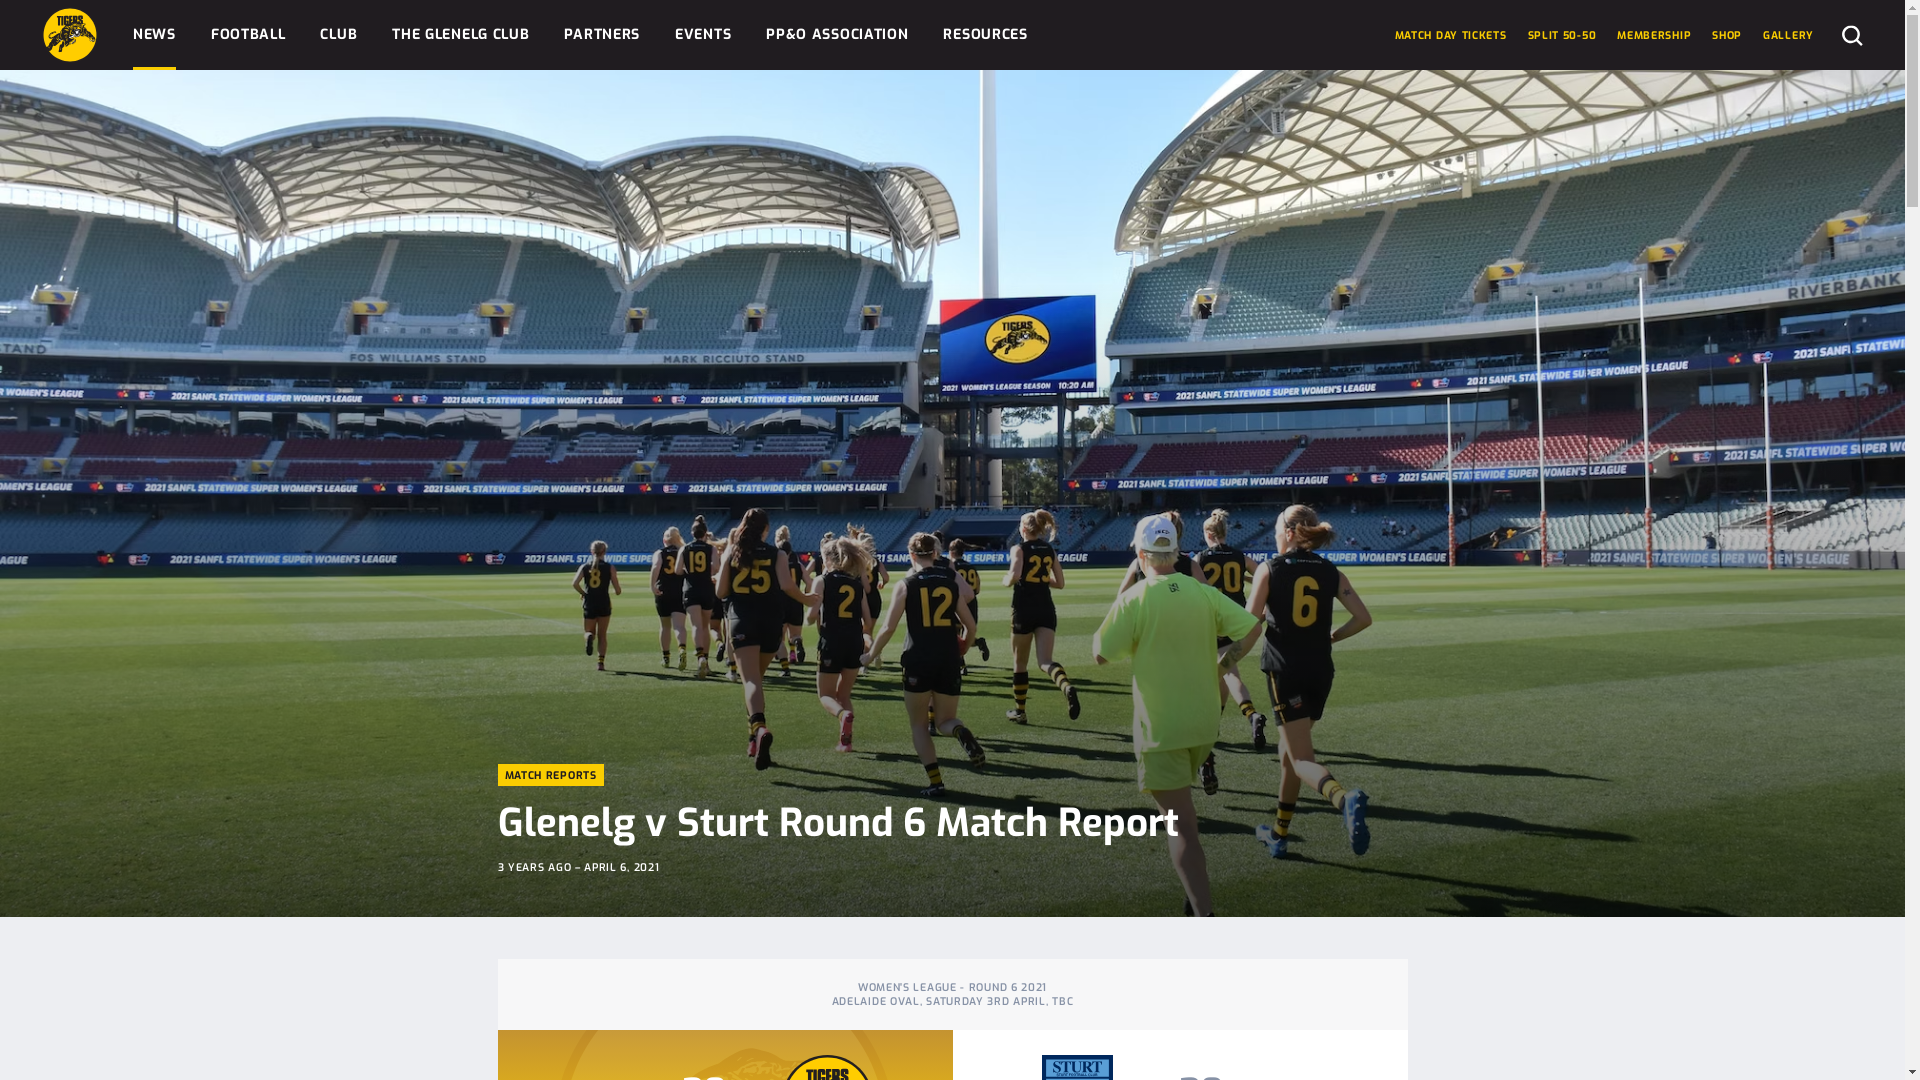 The image size is (1920, 1080). I want to click on 'MEMBERSHIP', so click(1617, 34).